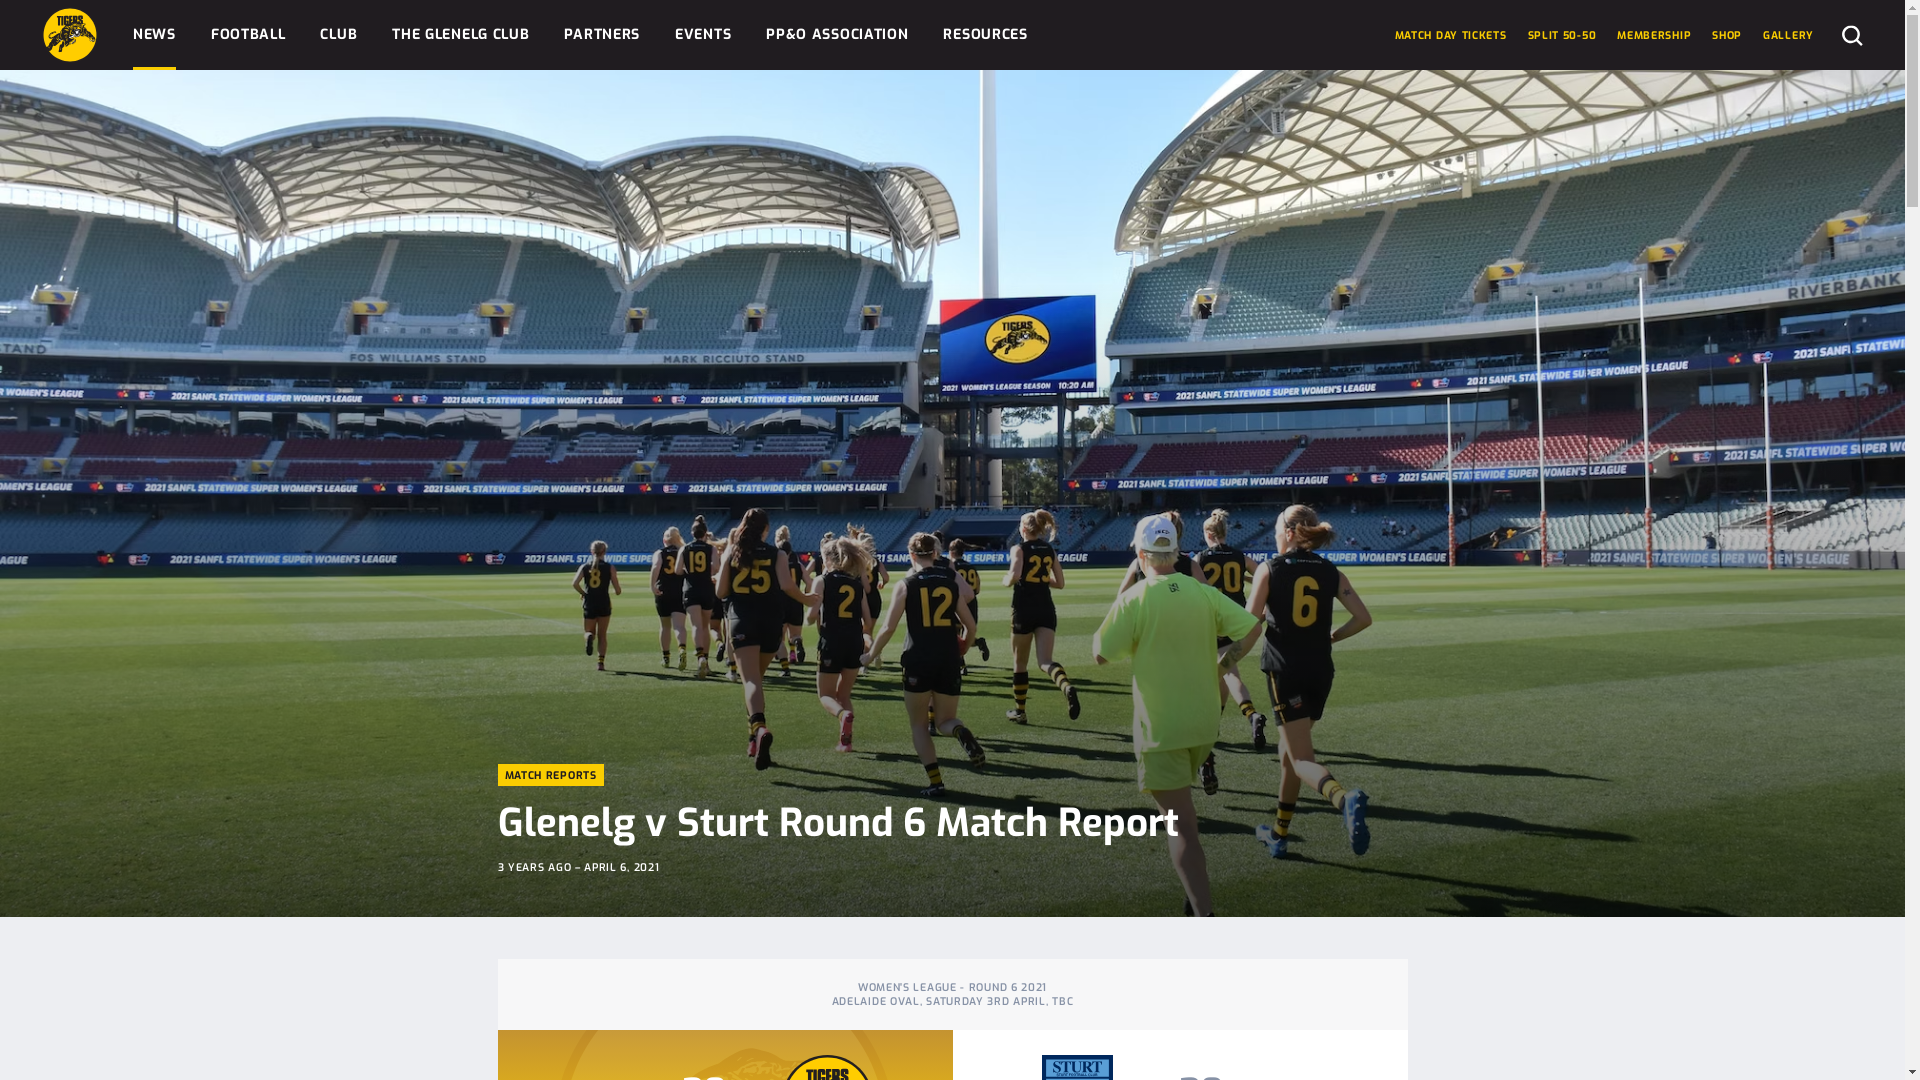 The image size is (1920, 1080). I want to click on 'MEMBERSHIP', so click(1617, 34).